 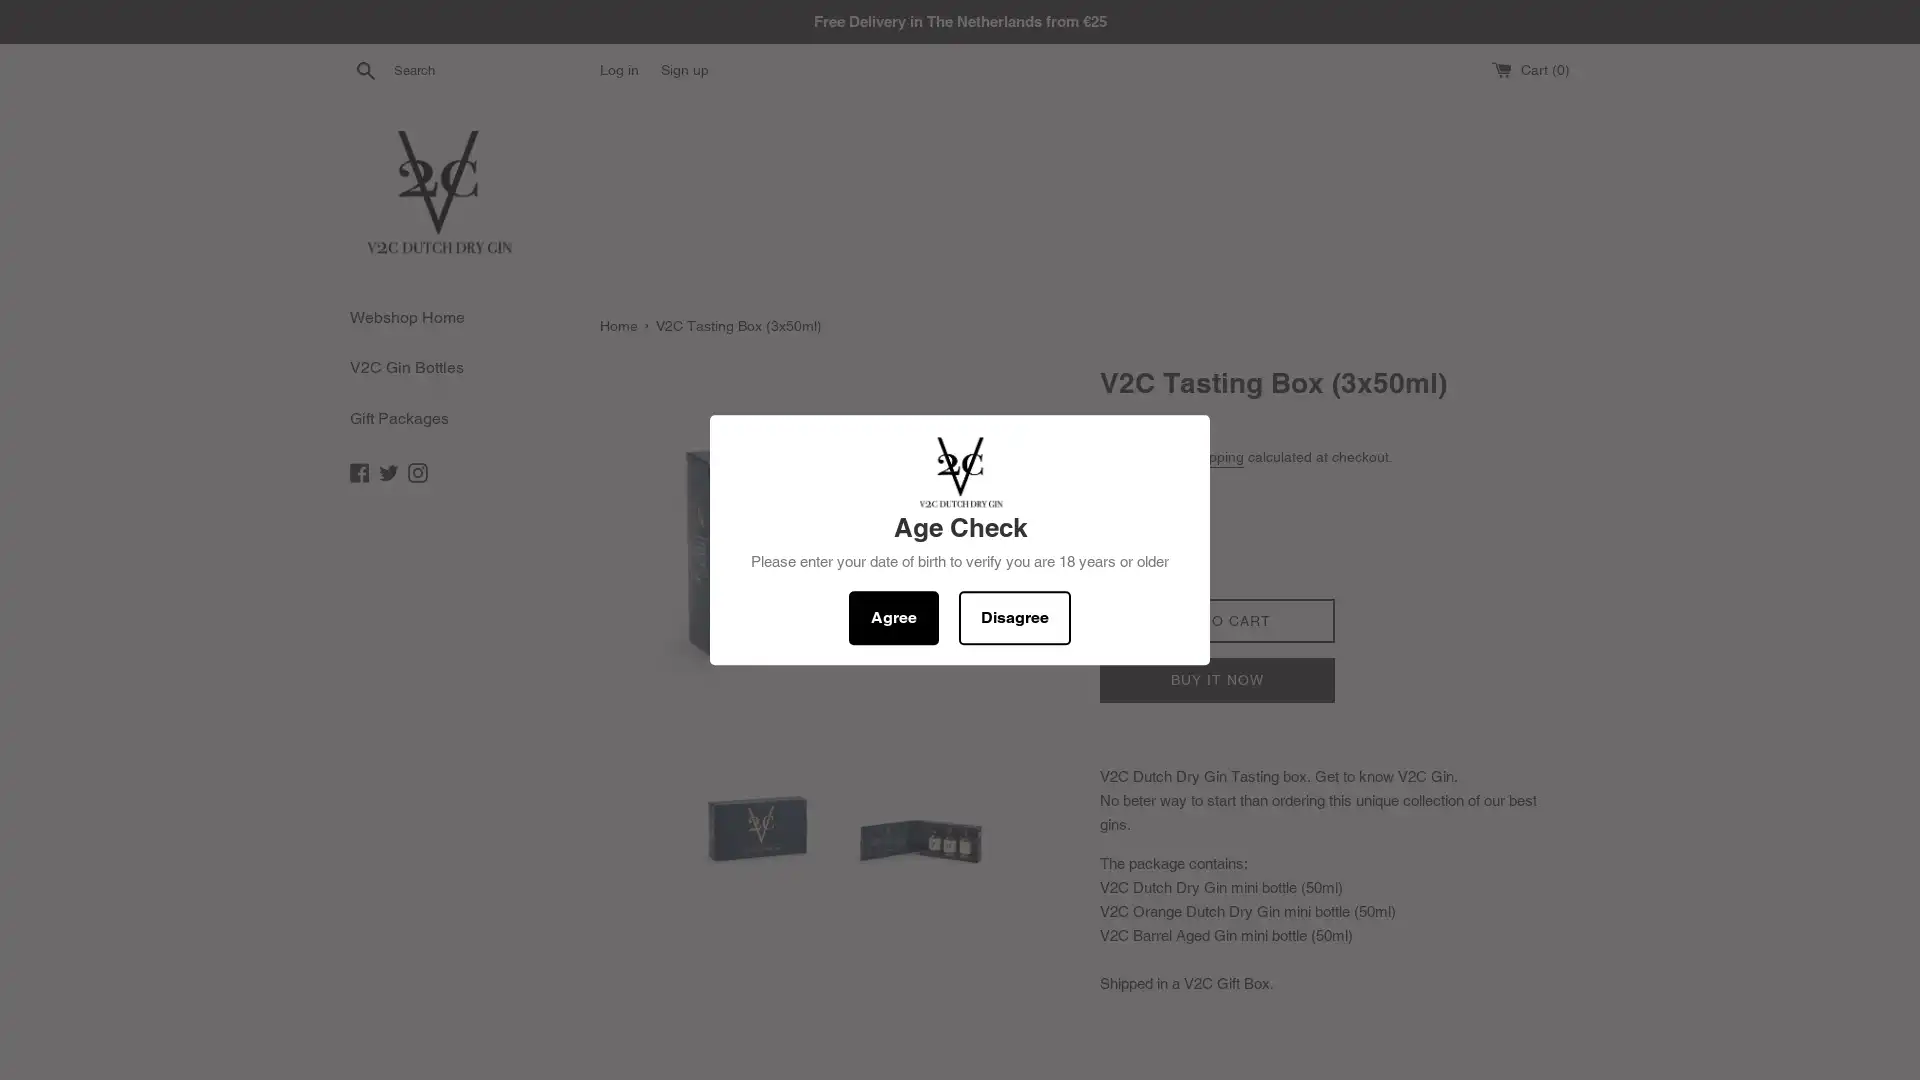 What do you see at coordinates (1216, 678) in the screenshot?
I see `BUY IT NOW` at bounding box center [1216, 678].